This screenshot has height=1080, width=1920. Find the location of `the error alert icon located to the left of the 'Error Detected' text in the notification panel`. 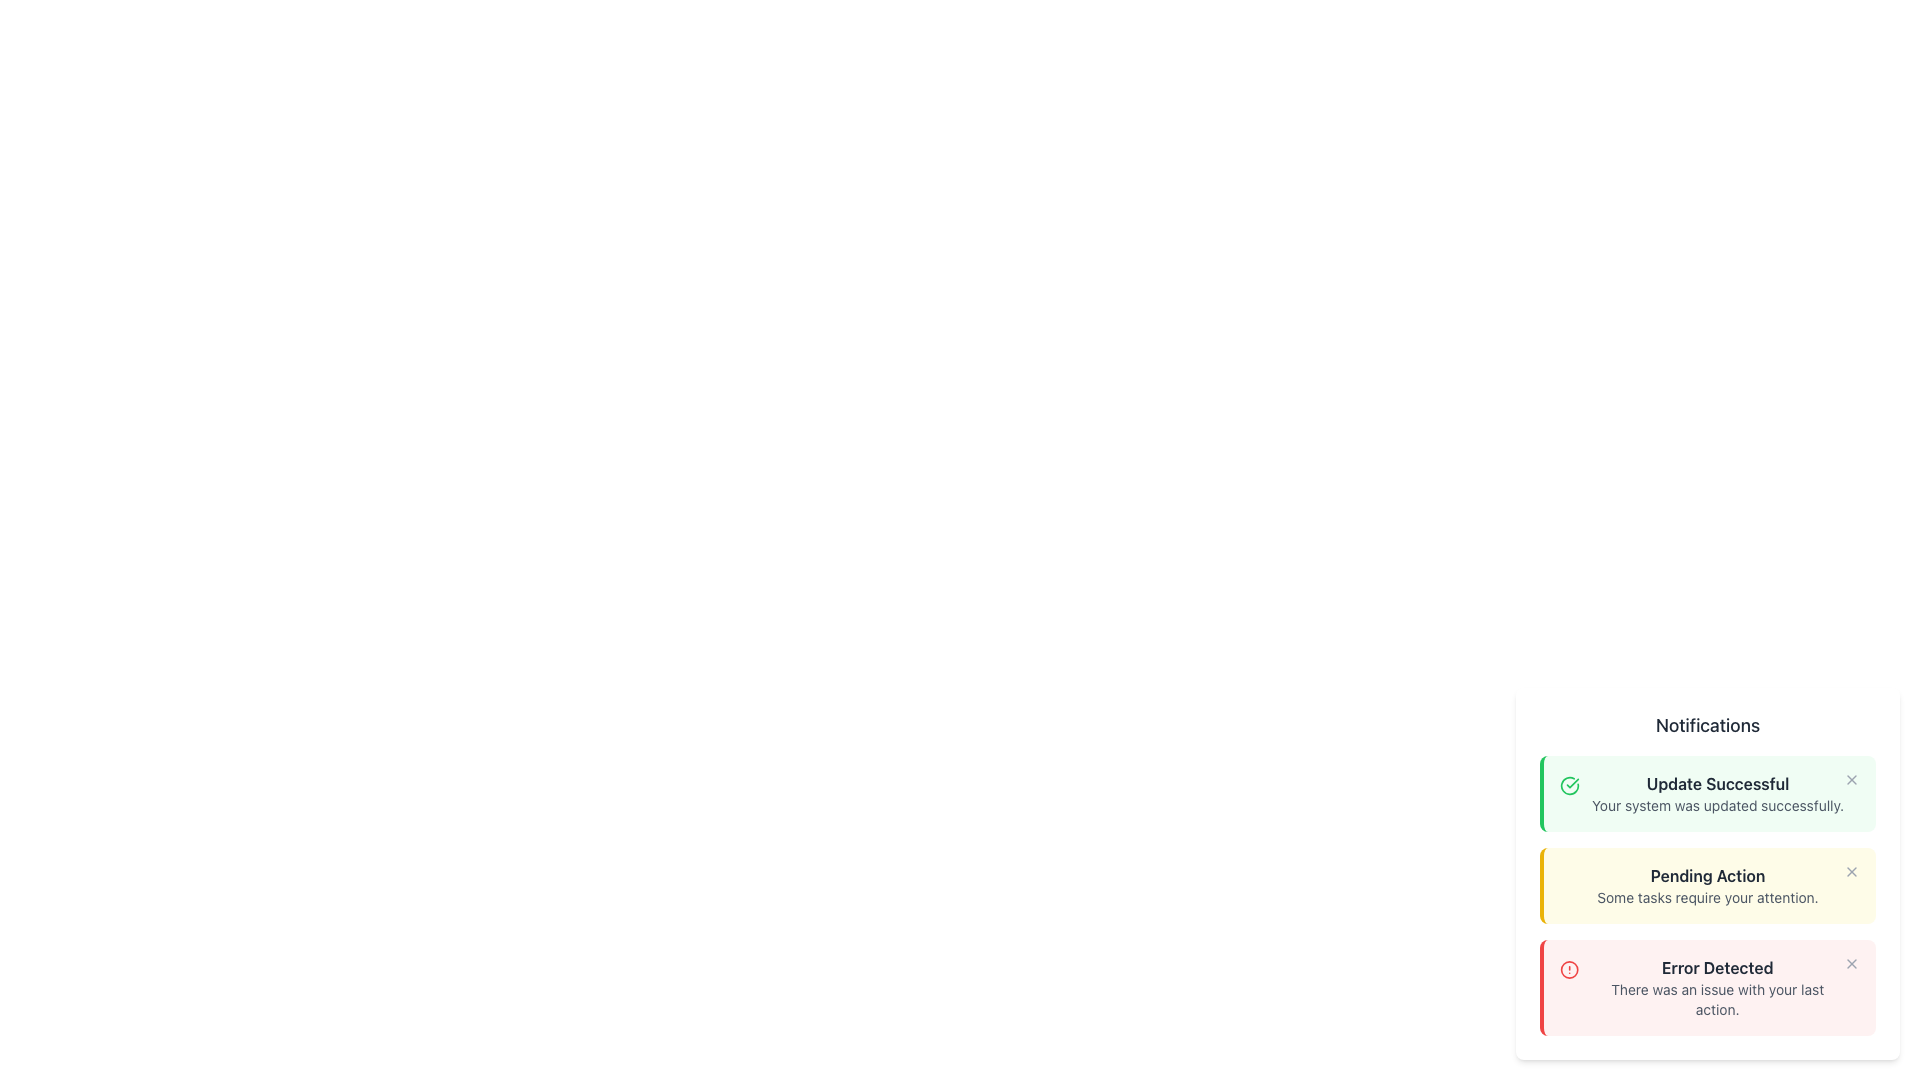

the error alert icon located to the left of the 'Error Detected' text in the notification panel is located at coordinates (1568, 968).